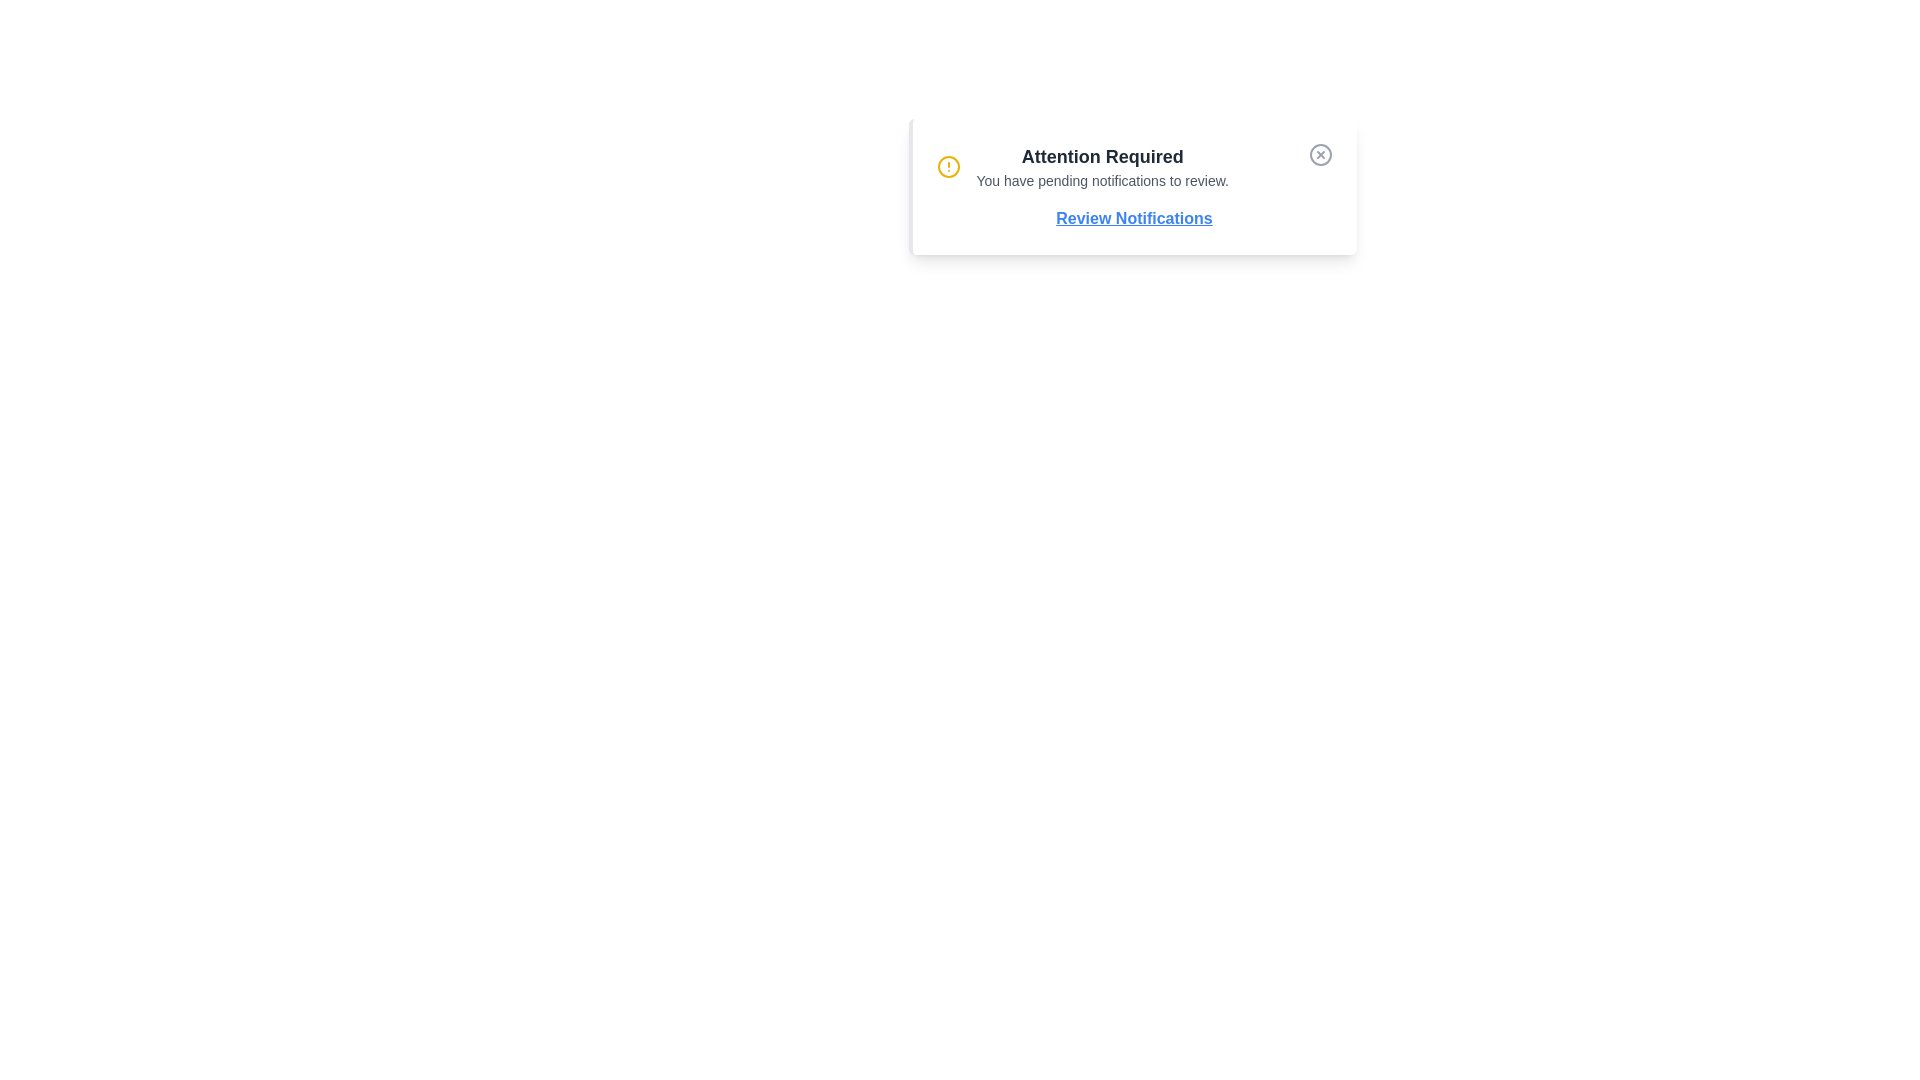 This screenshot has height=1080, width=1920. I want to click on the 'Review Notifications' hyperlink, which is styled with blue-colored, underlined text and is located in the lower portion of a notification card, so click(1134, 219).